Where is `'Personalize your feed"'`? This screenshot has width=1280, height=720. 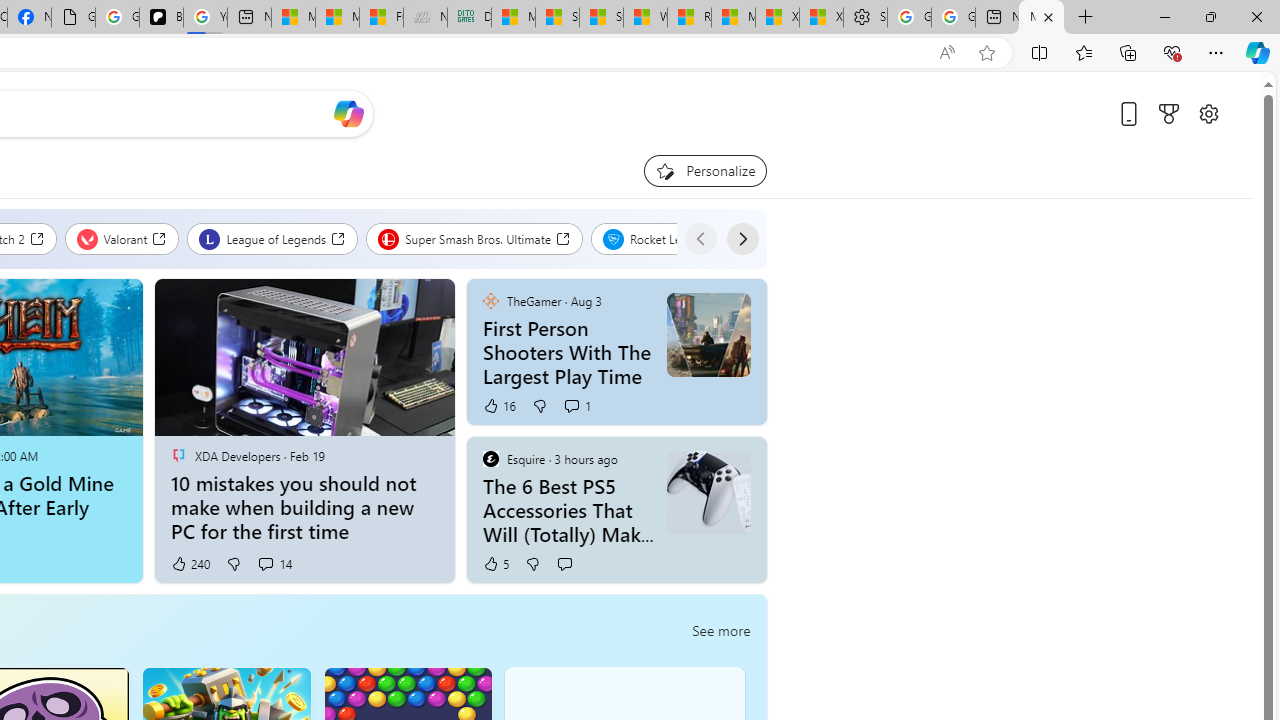 'Personalize your feed"' is located at coordinates (705, 170).